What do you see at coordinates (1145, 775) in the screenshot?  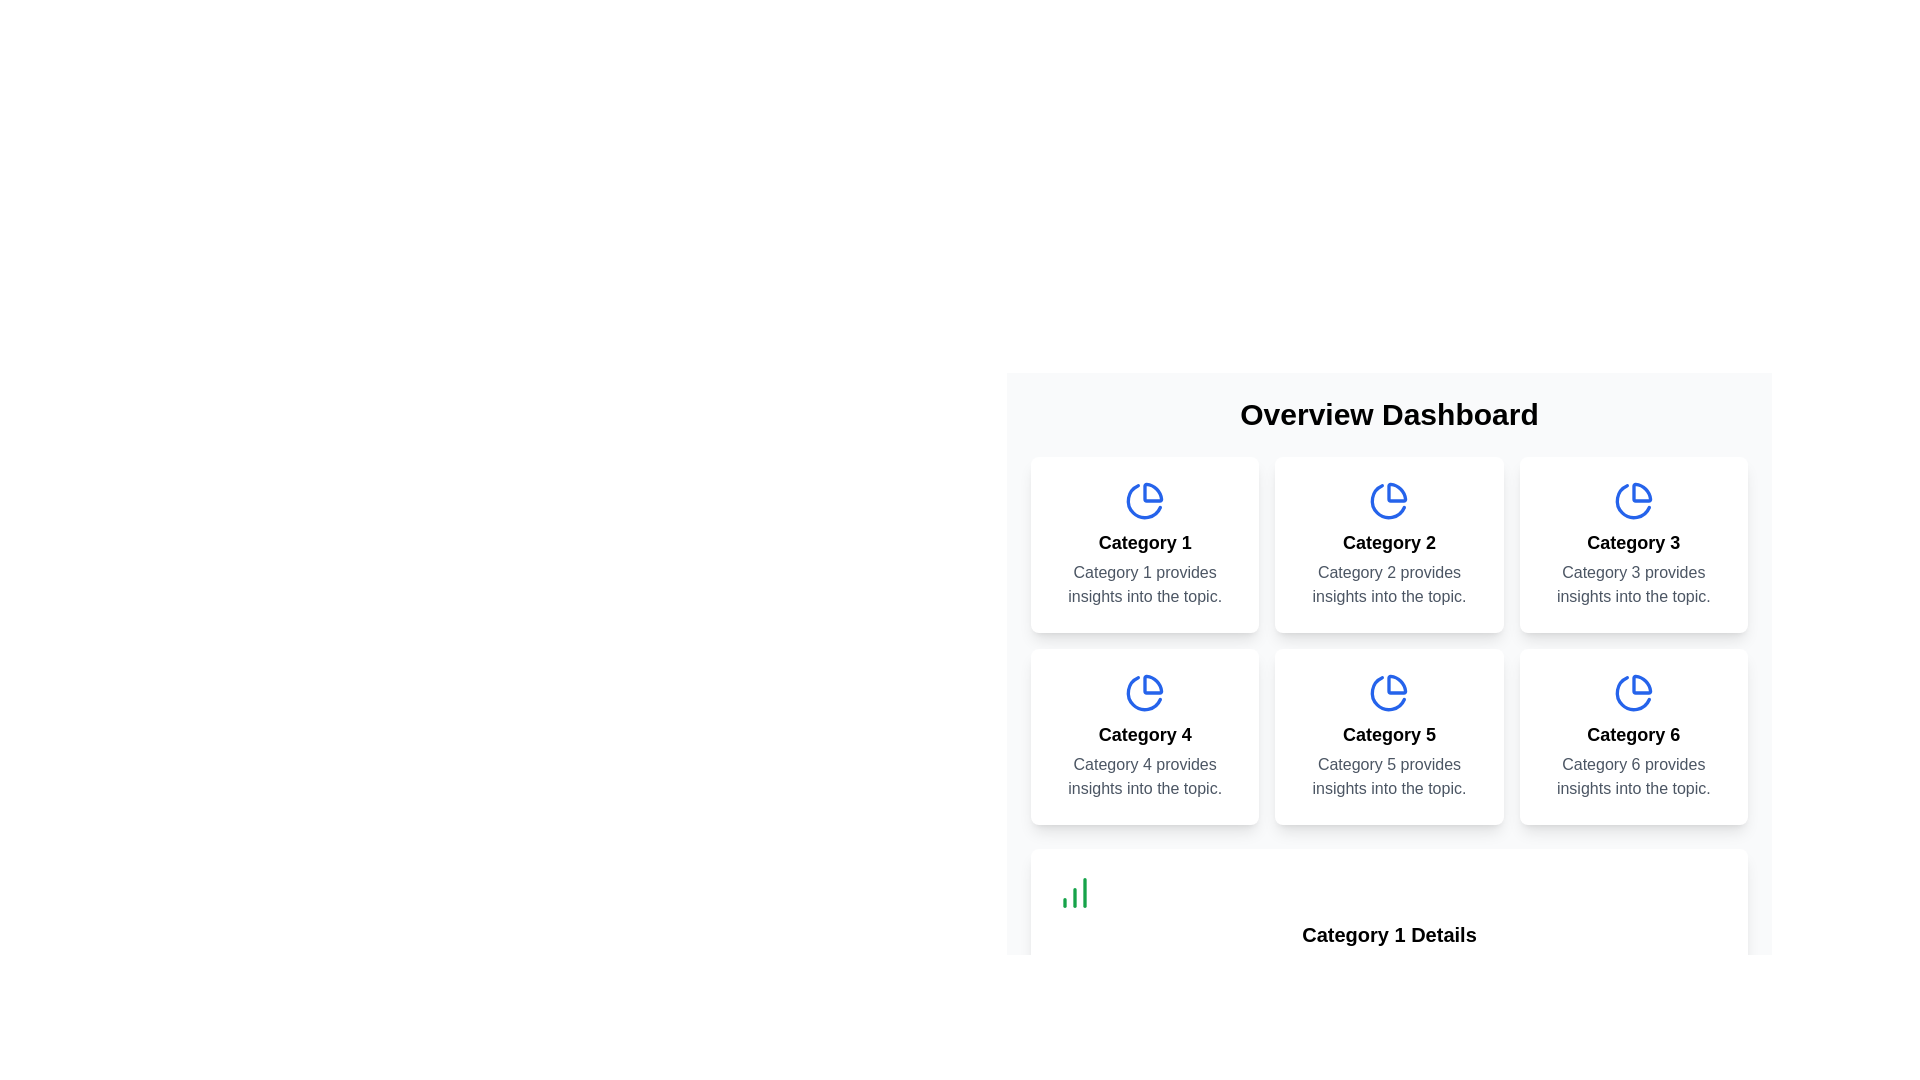 I see `the static informational text block styled with gray color that contains the sentence 'Category 4 provides insights into the topic.' This text is located below the text 'Category 4' in the lower section of the tile labeled 'Category 4.'` at bounding box center [1145, 775].